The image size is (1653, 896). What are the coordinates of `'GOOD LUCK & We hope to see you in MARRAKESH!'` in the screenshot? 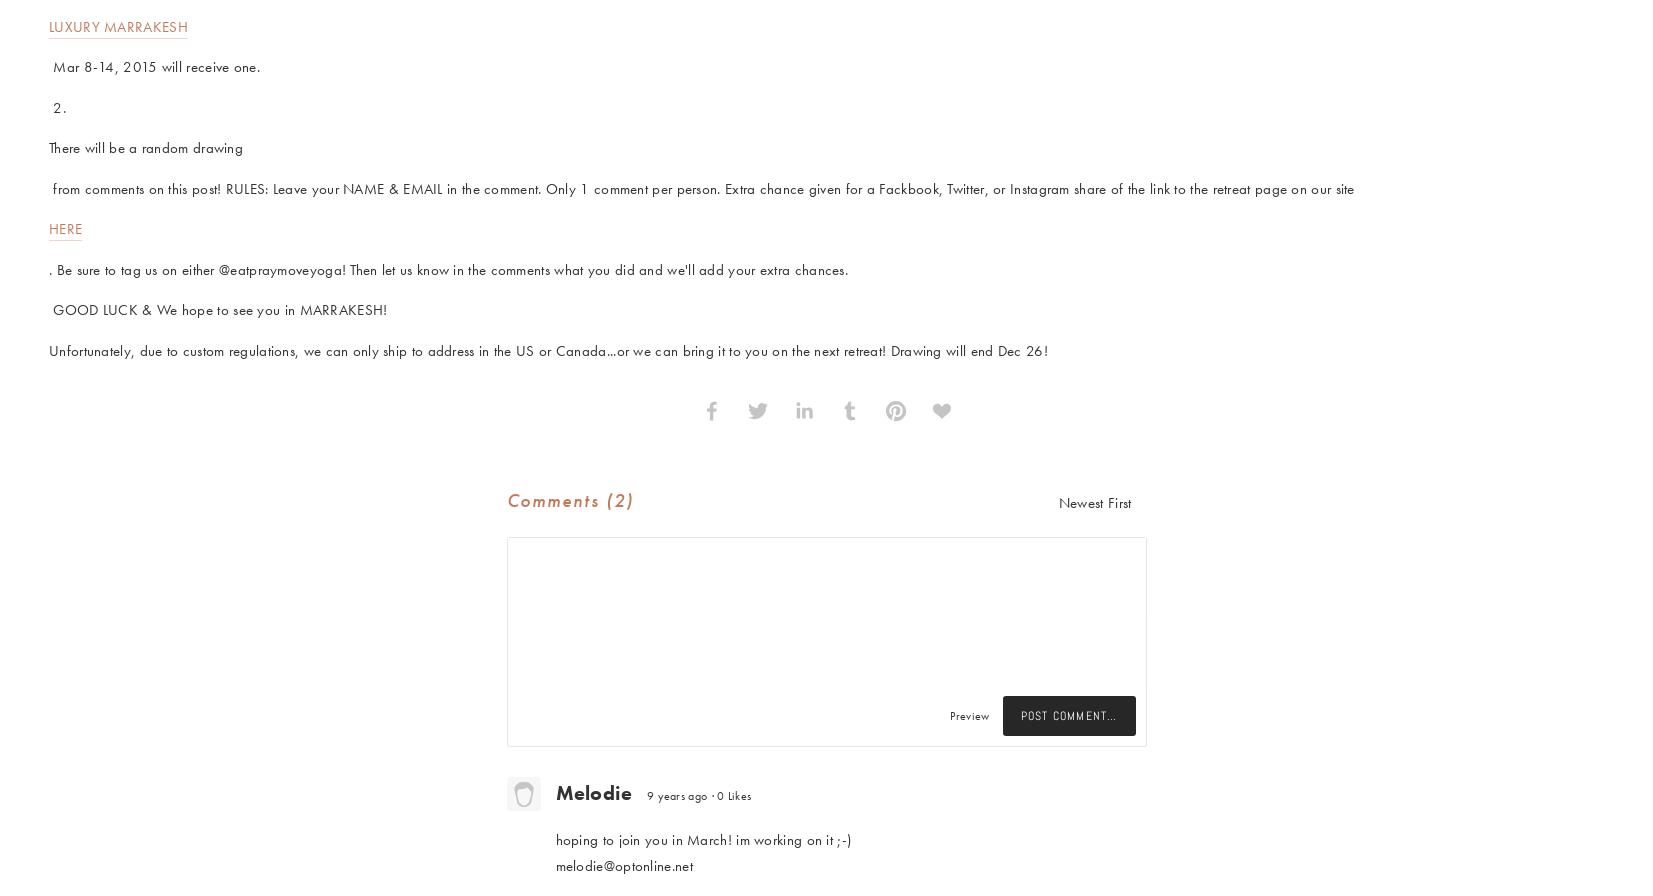 It's located at (217, 310).